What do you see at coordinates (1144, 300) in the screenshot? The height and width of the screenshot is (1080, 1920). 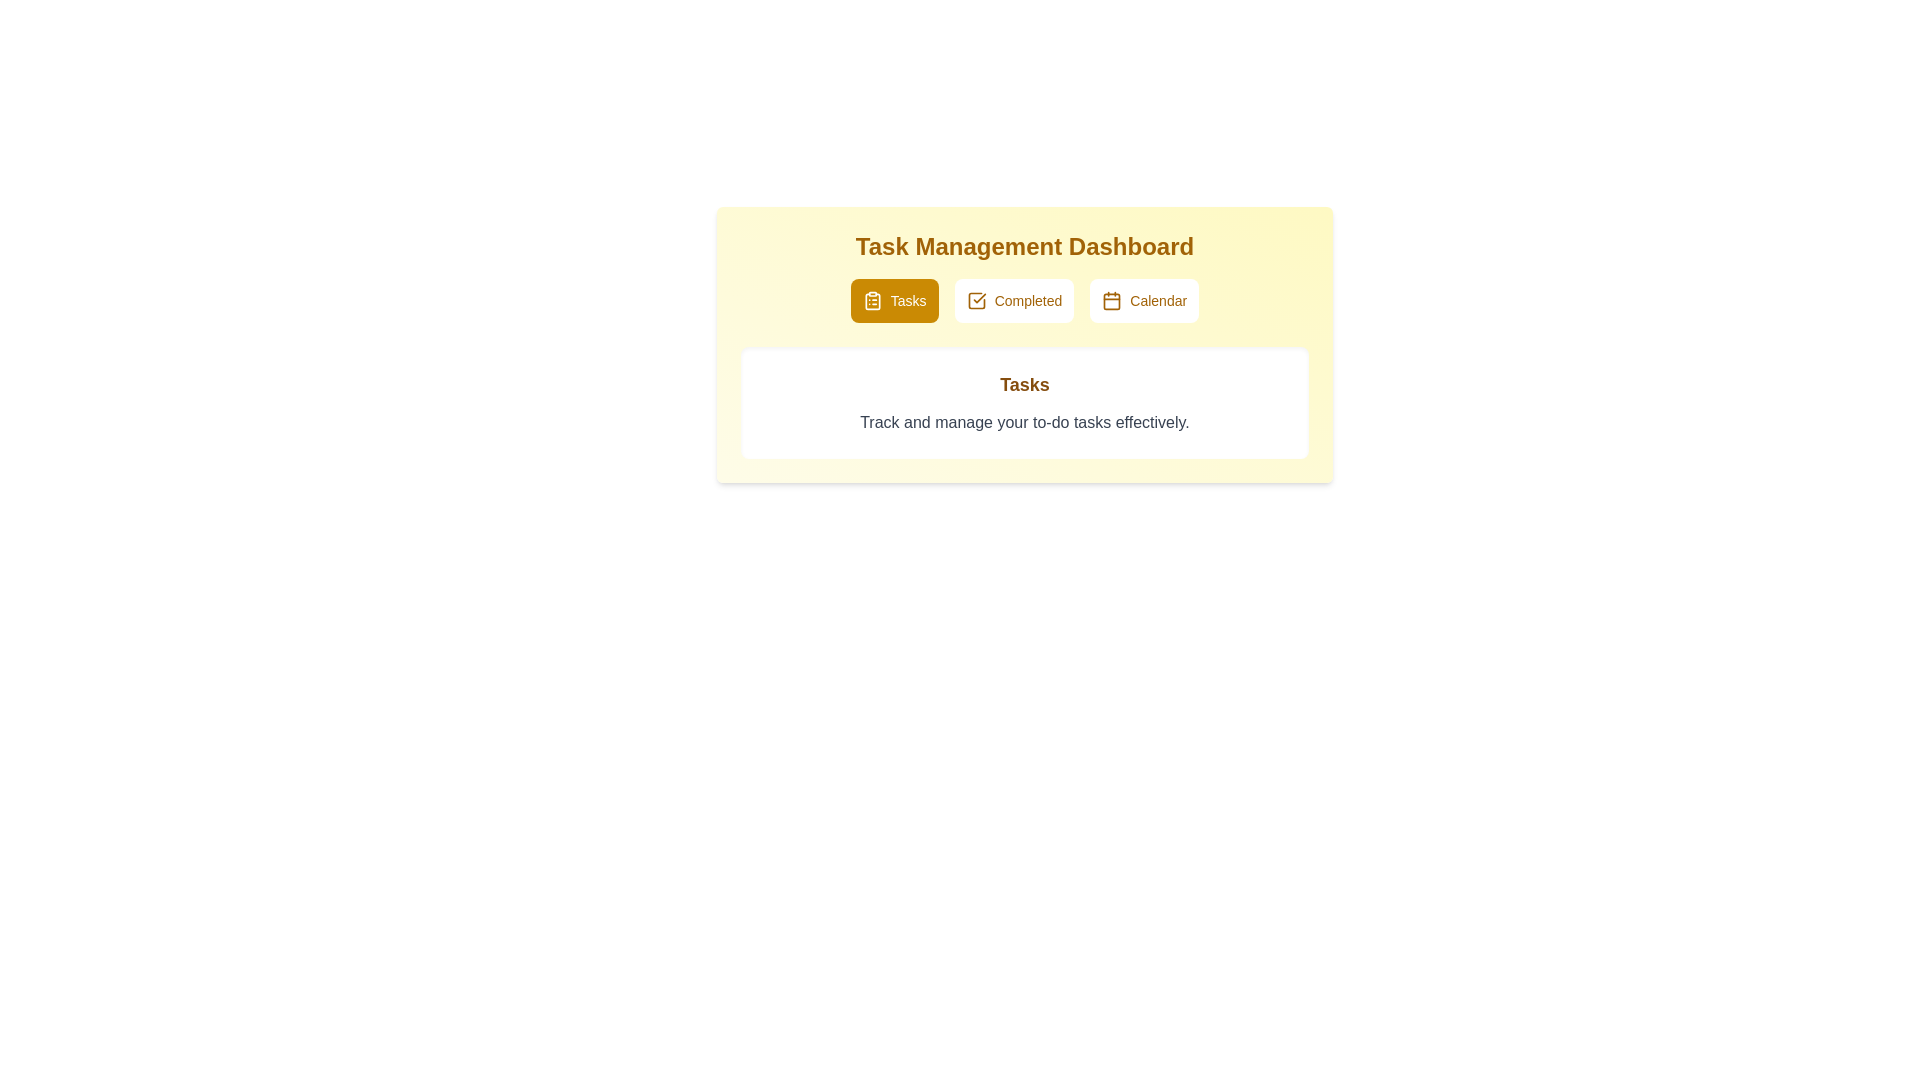 I see `the Calendar button to observe its UI effects` at bounding box center [1144, 300].